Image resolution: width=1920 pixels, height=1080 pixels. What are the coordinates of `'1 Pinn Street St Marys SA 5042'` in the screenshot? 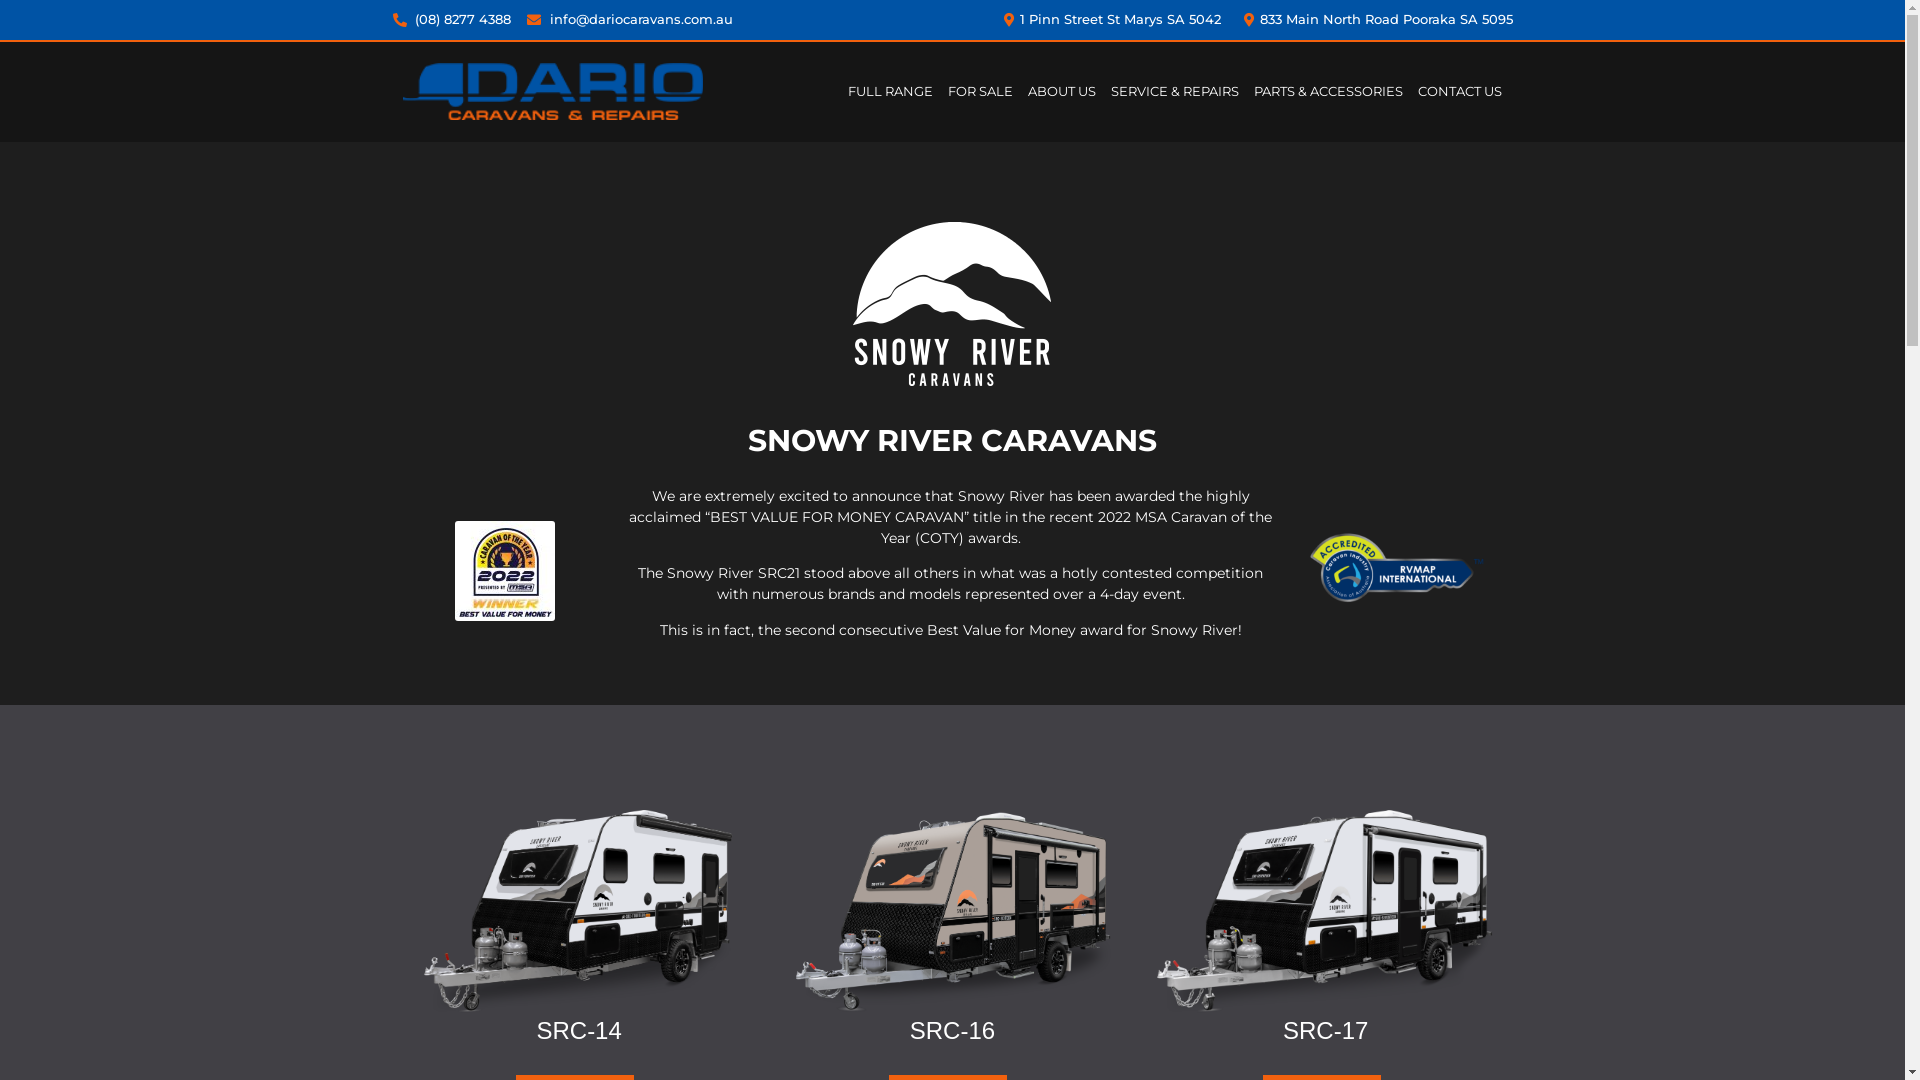 It's located at (1108, 19).